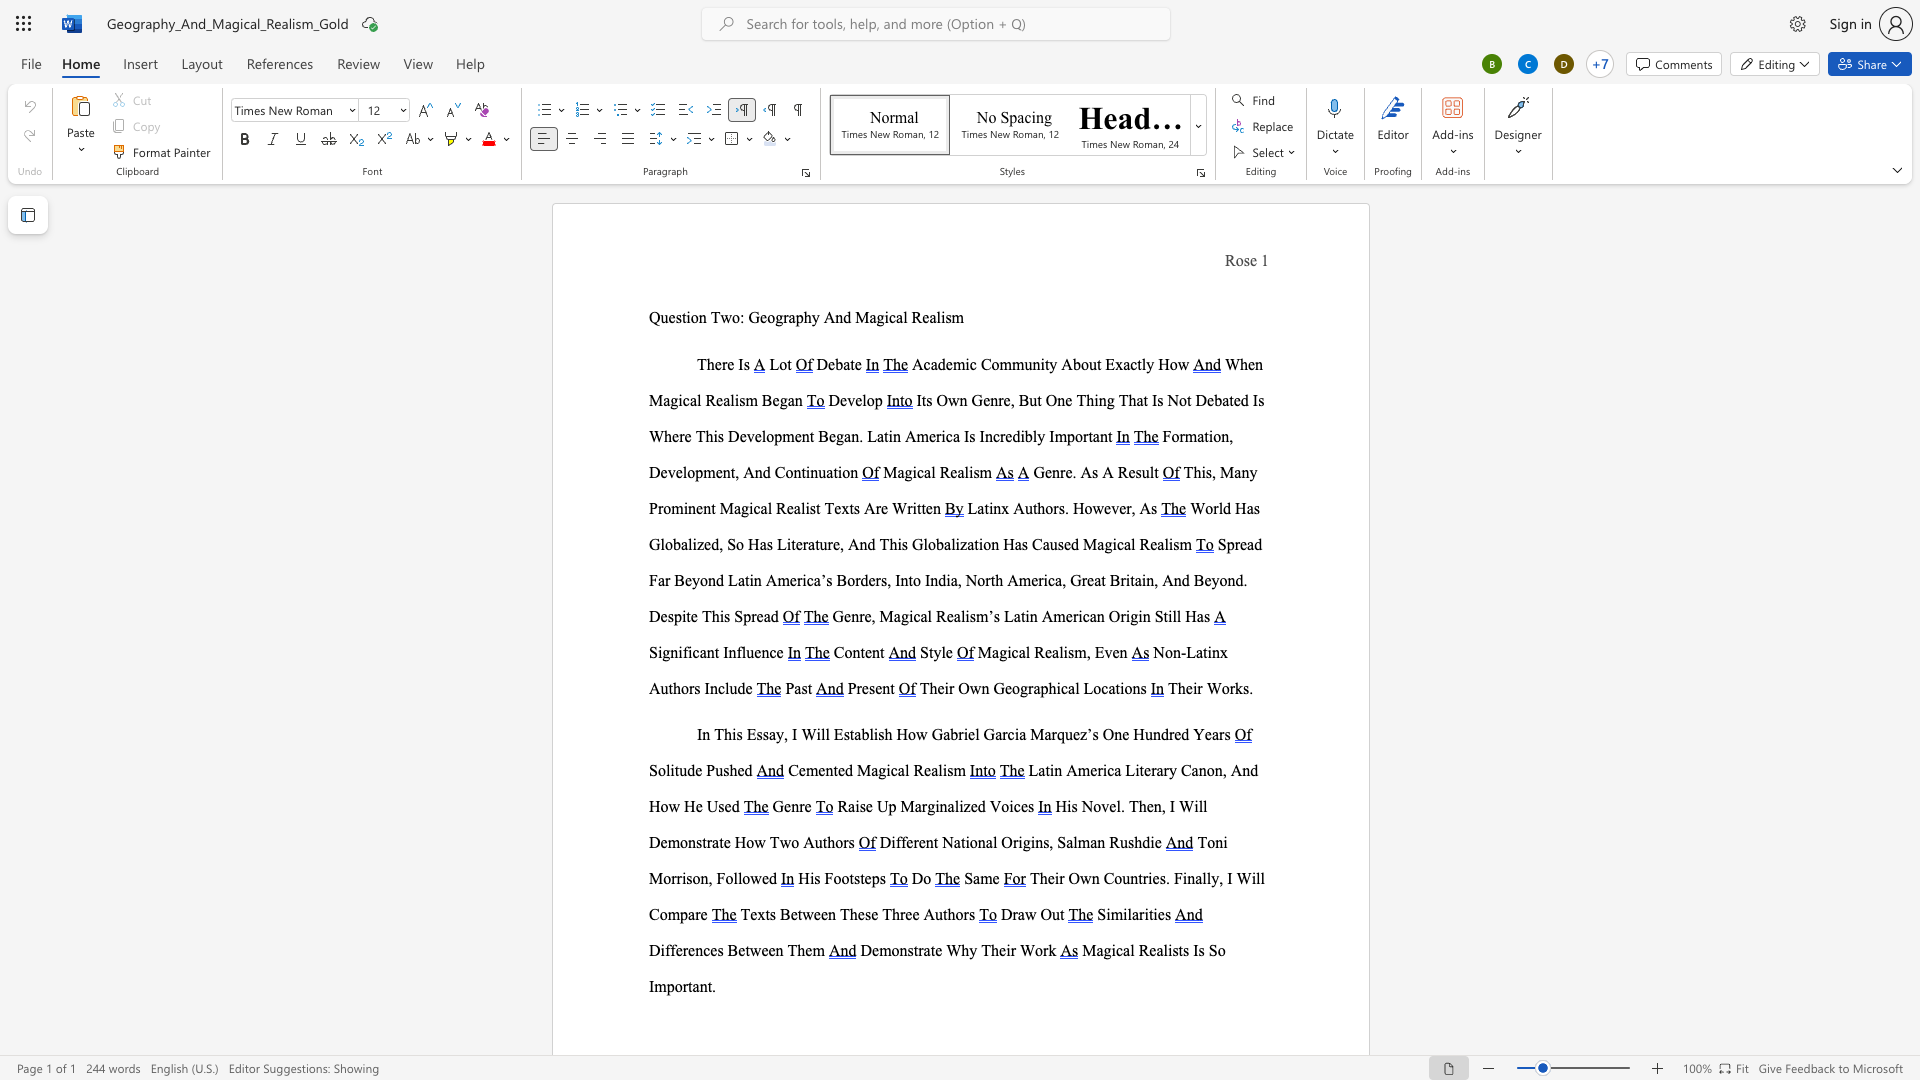 The width and height of the screenshot is (1920, 1080). What do you see at coordinates (718, 615) in the screenshot?
I see `the space between the continuous character "h" and "i" in the text` at bounding box center [718, 615].